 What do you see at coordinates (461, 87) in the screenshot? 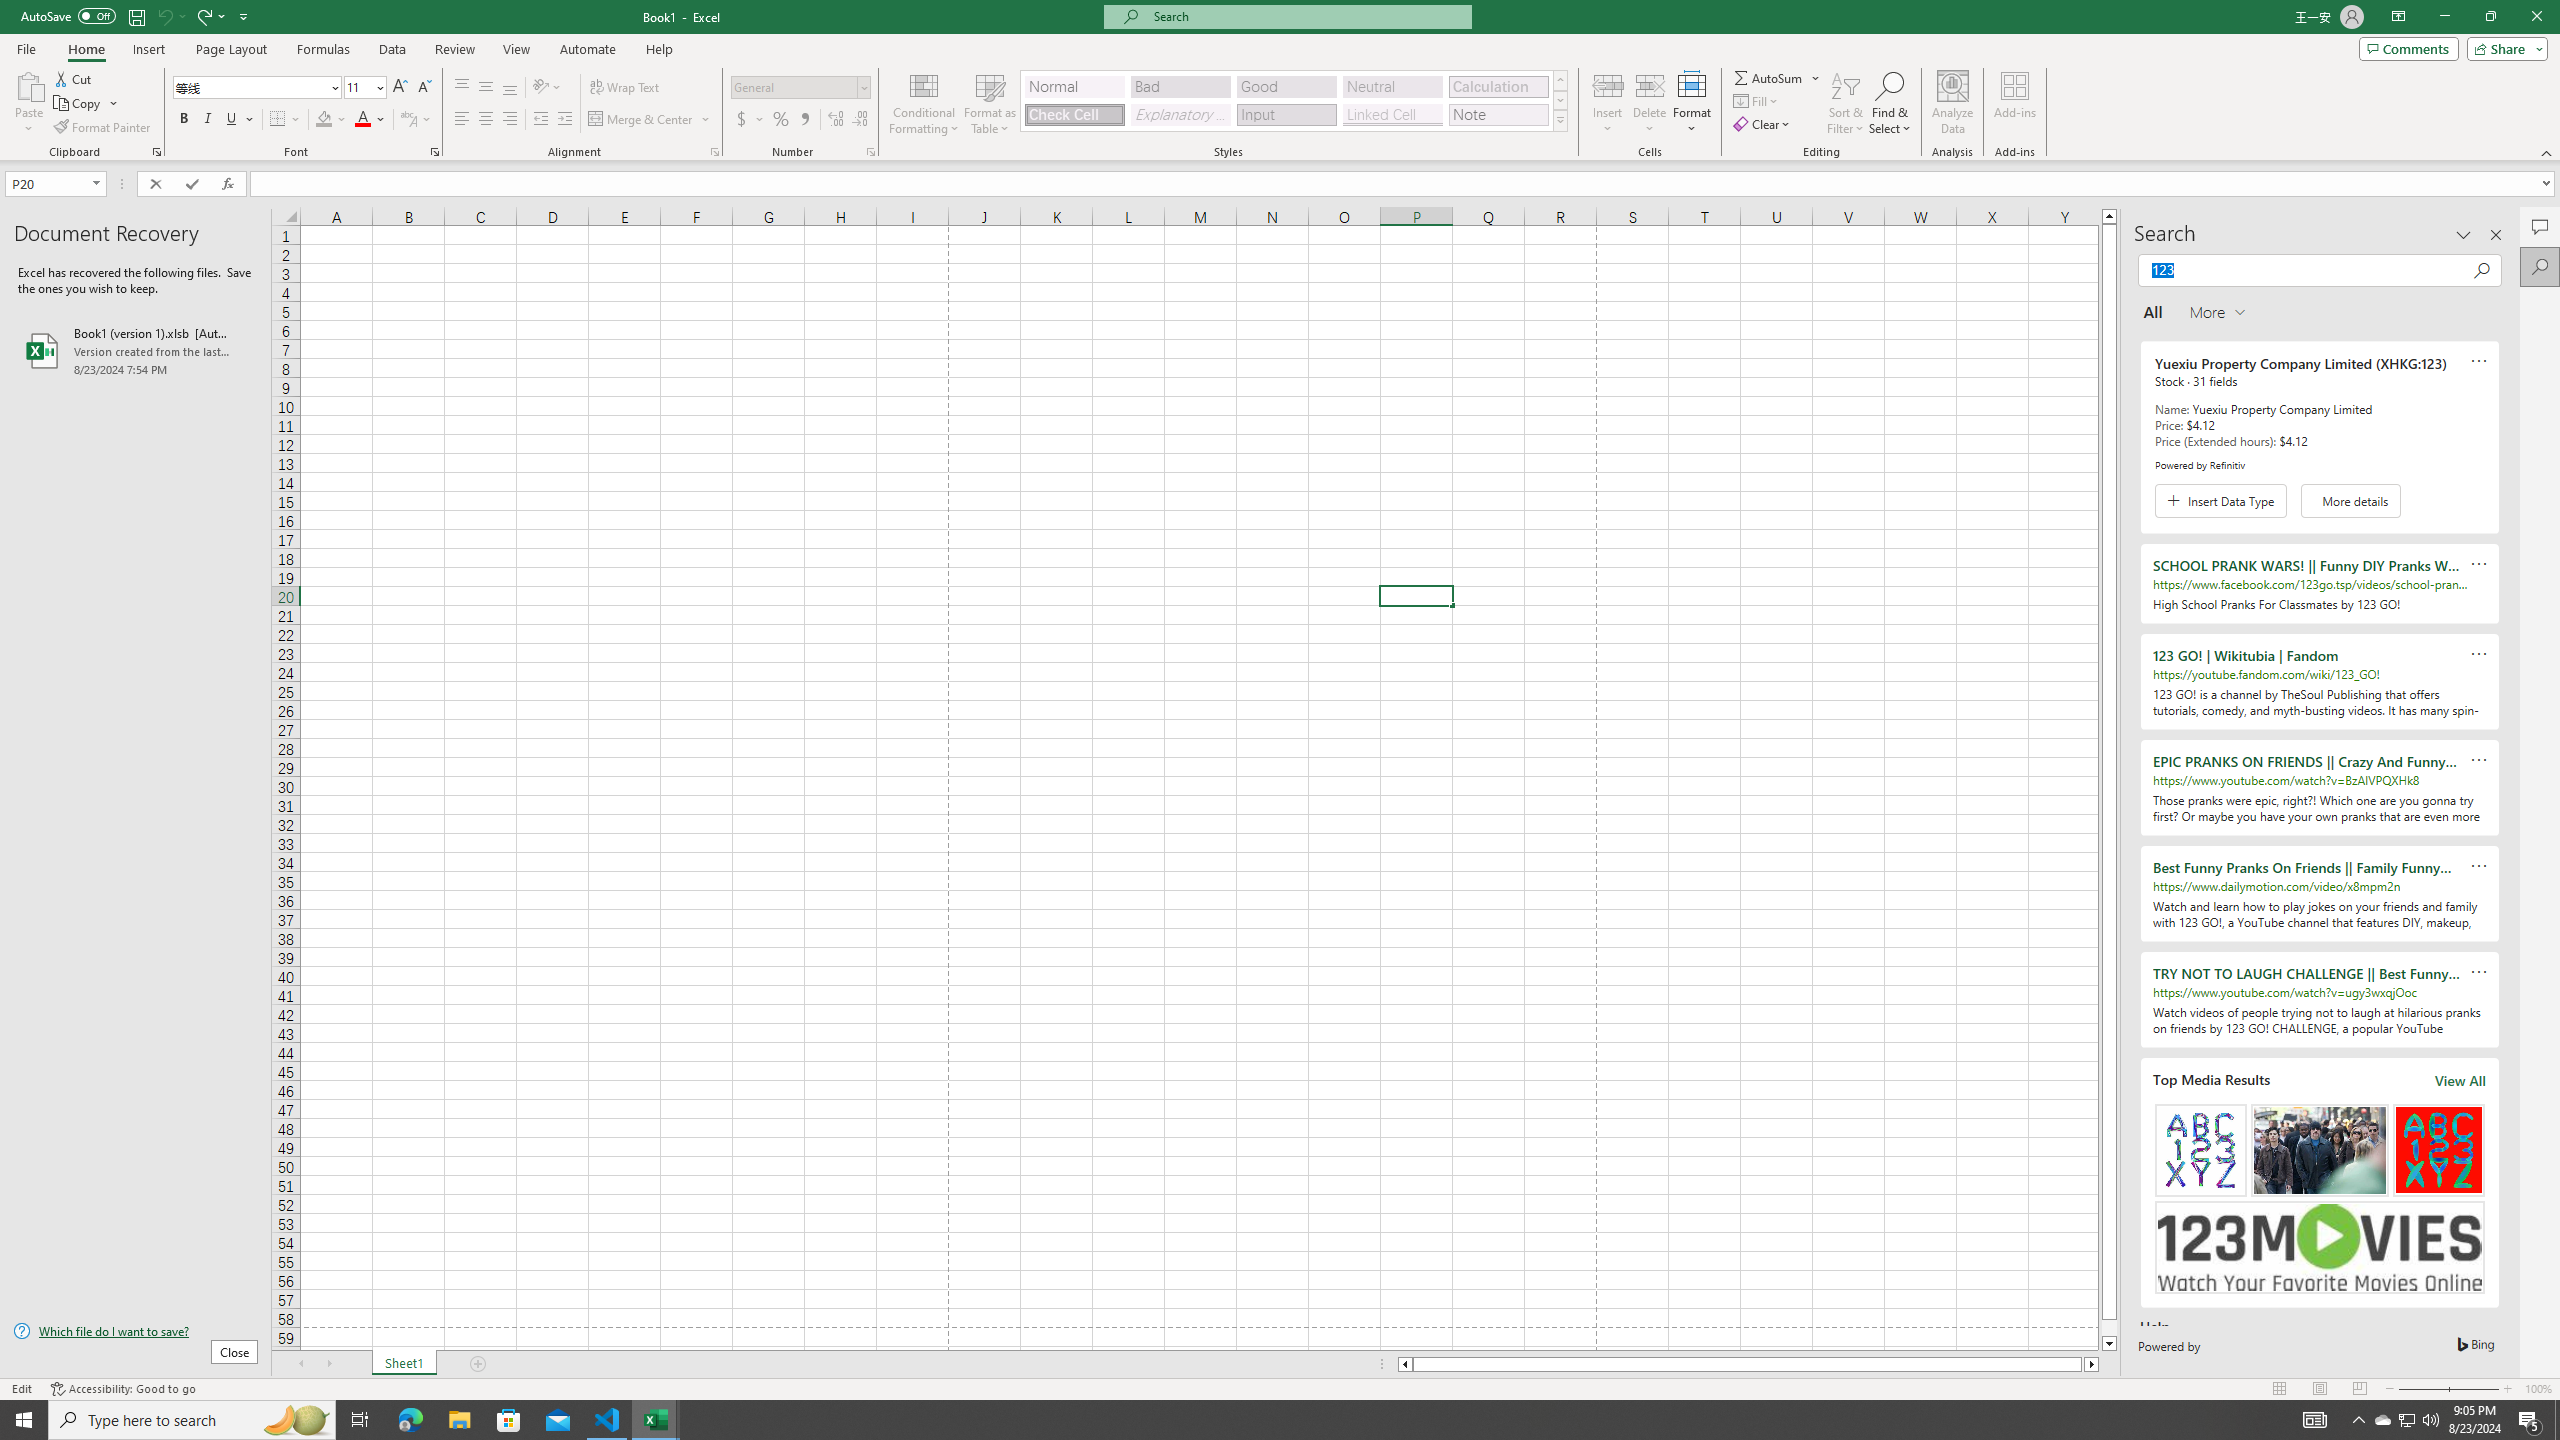
I see `'Top Align'` at bounding box center [461, 87].